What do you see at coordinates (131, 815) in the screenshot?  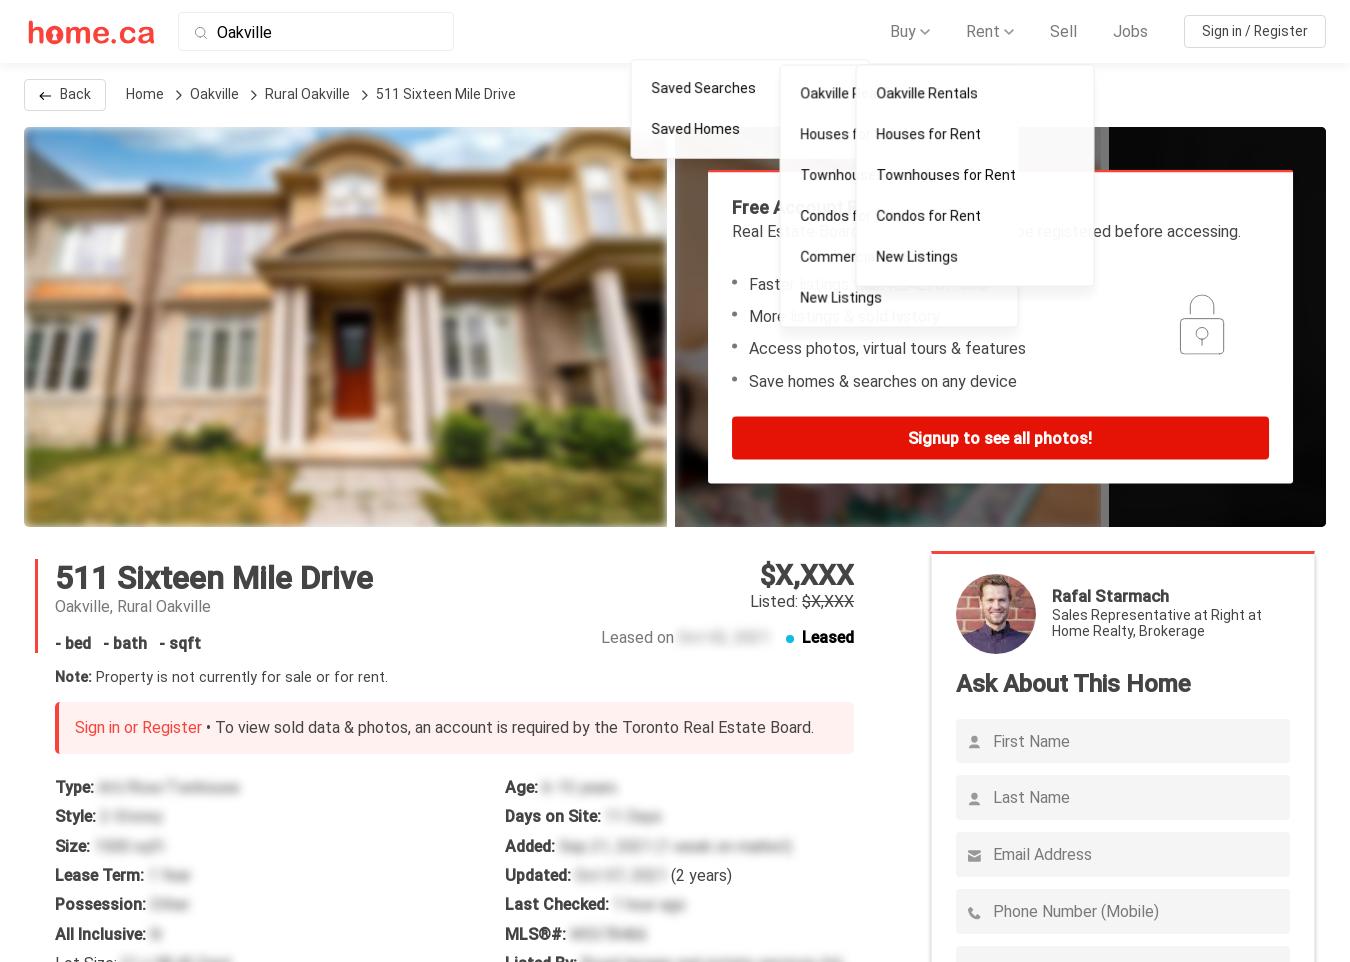 I see `'2-Storey'` at bounding box center [131, 815].